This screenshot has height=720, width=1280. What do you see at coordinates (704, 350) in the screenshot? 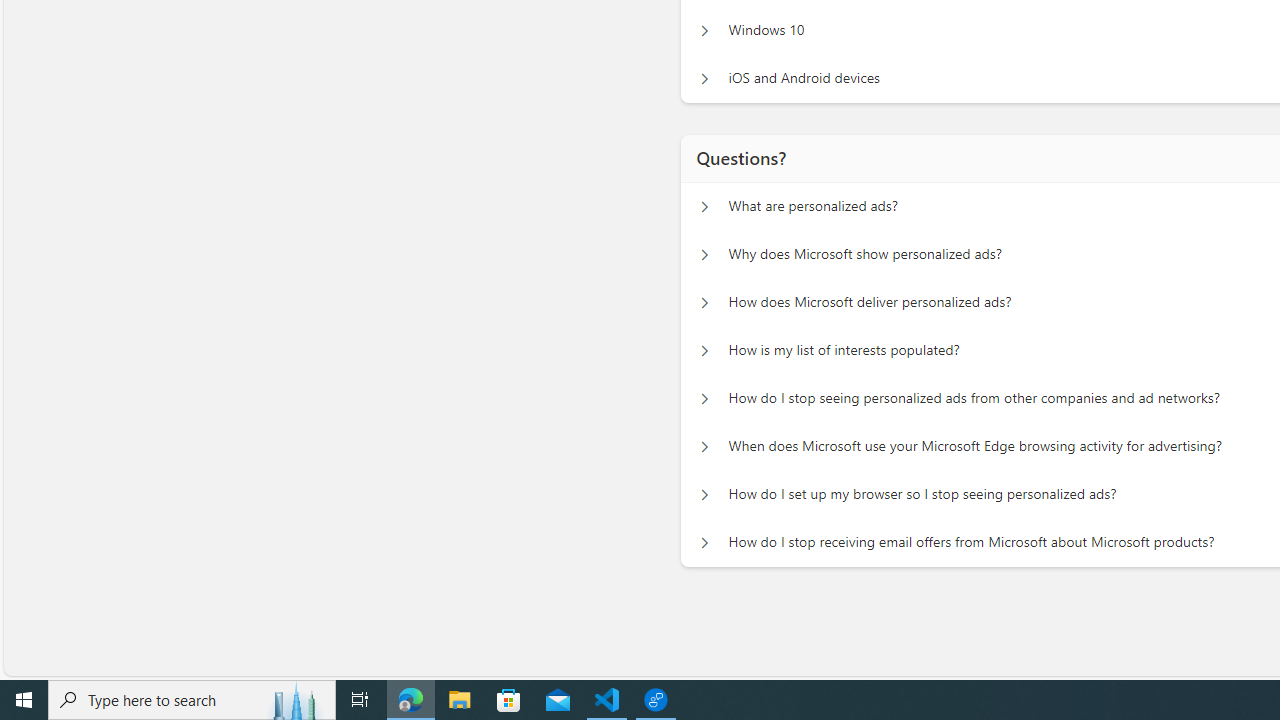
I see `'Questions? How is my list of interests populated?'` at bounding box center [704, 350].